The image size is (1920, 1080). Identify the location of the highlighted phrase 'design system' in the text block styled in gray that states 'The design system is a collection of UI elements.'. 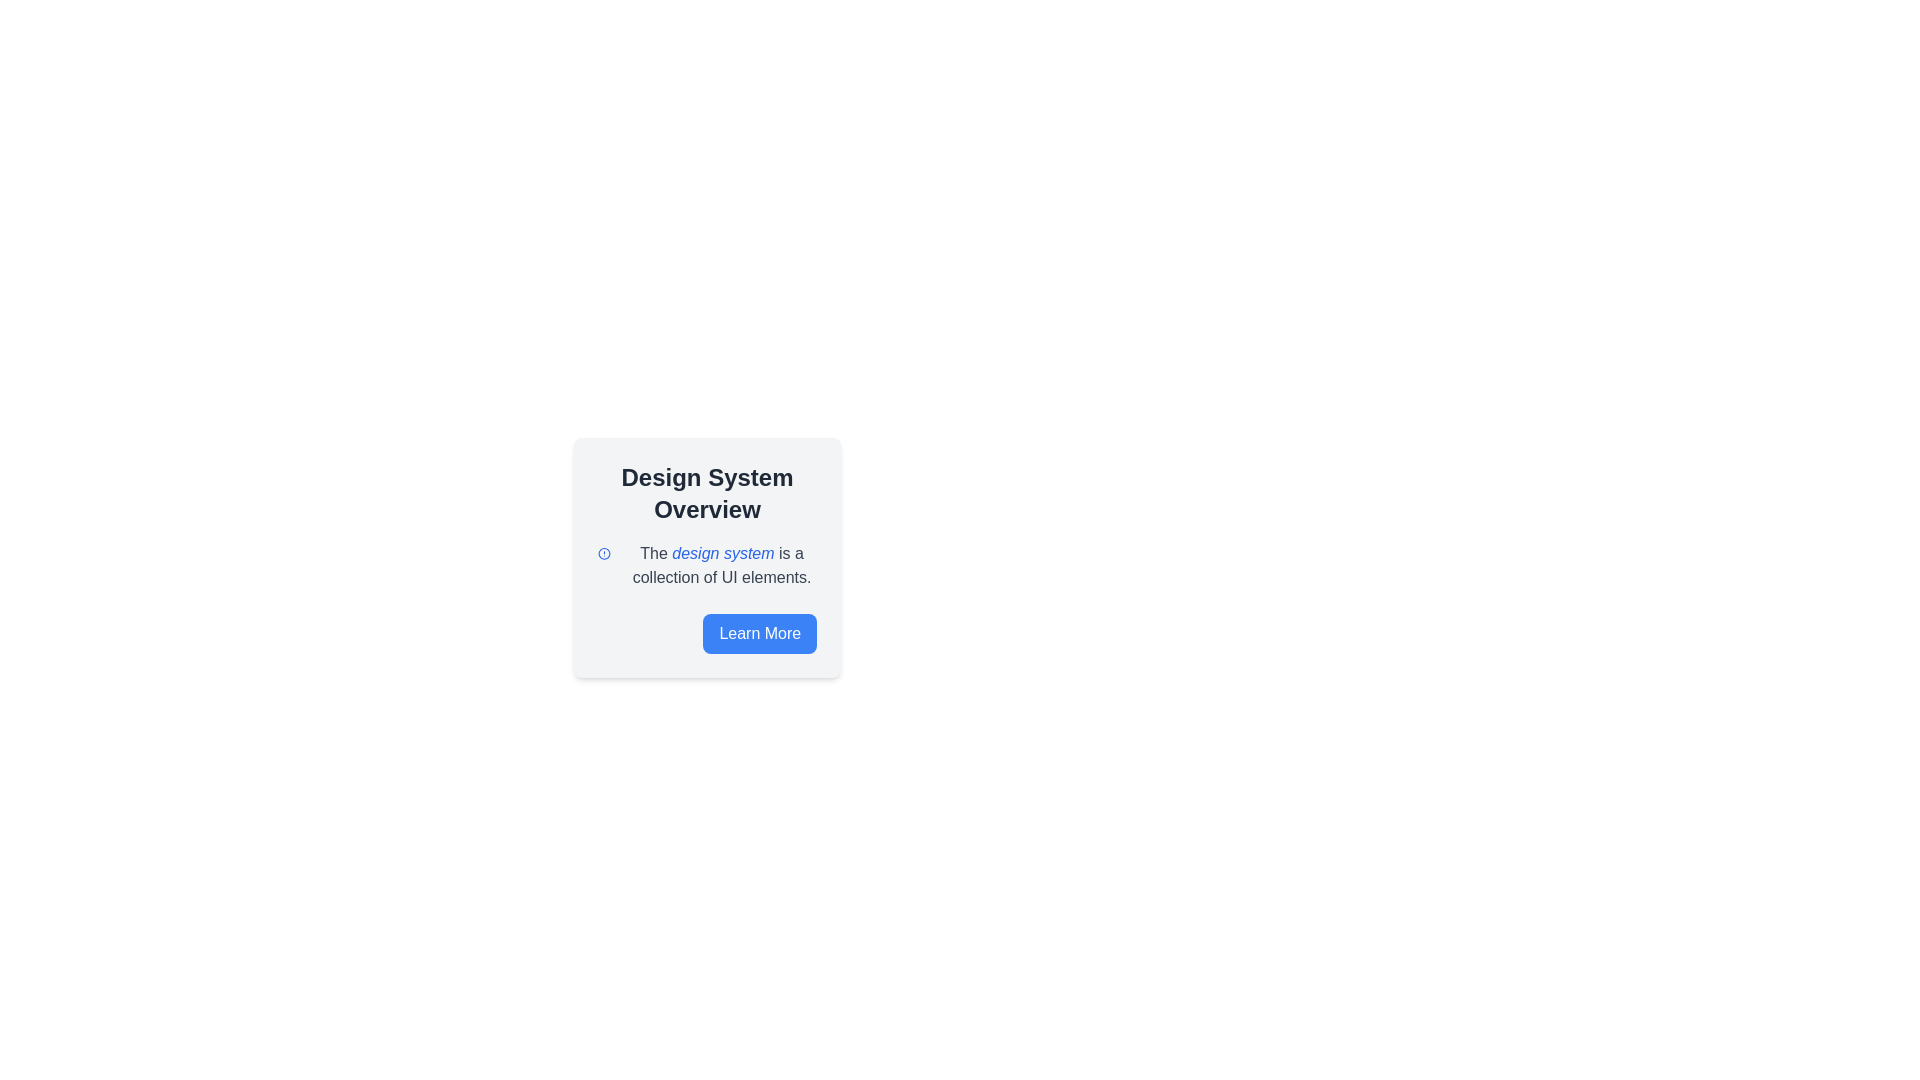
(720, 566).